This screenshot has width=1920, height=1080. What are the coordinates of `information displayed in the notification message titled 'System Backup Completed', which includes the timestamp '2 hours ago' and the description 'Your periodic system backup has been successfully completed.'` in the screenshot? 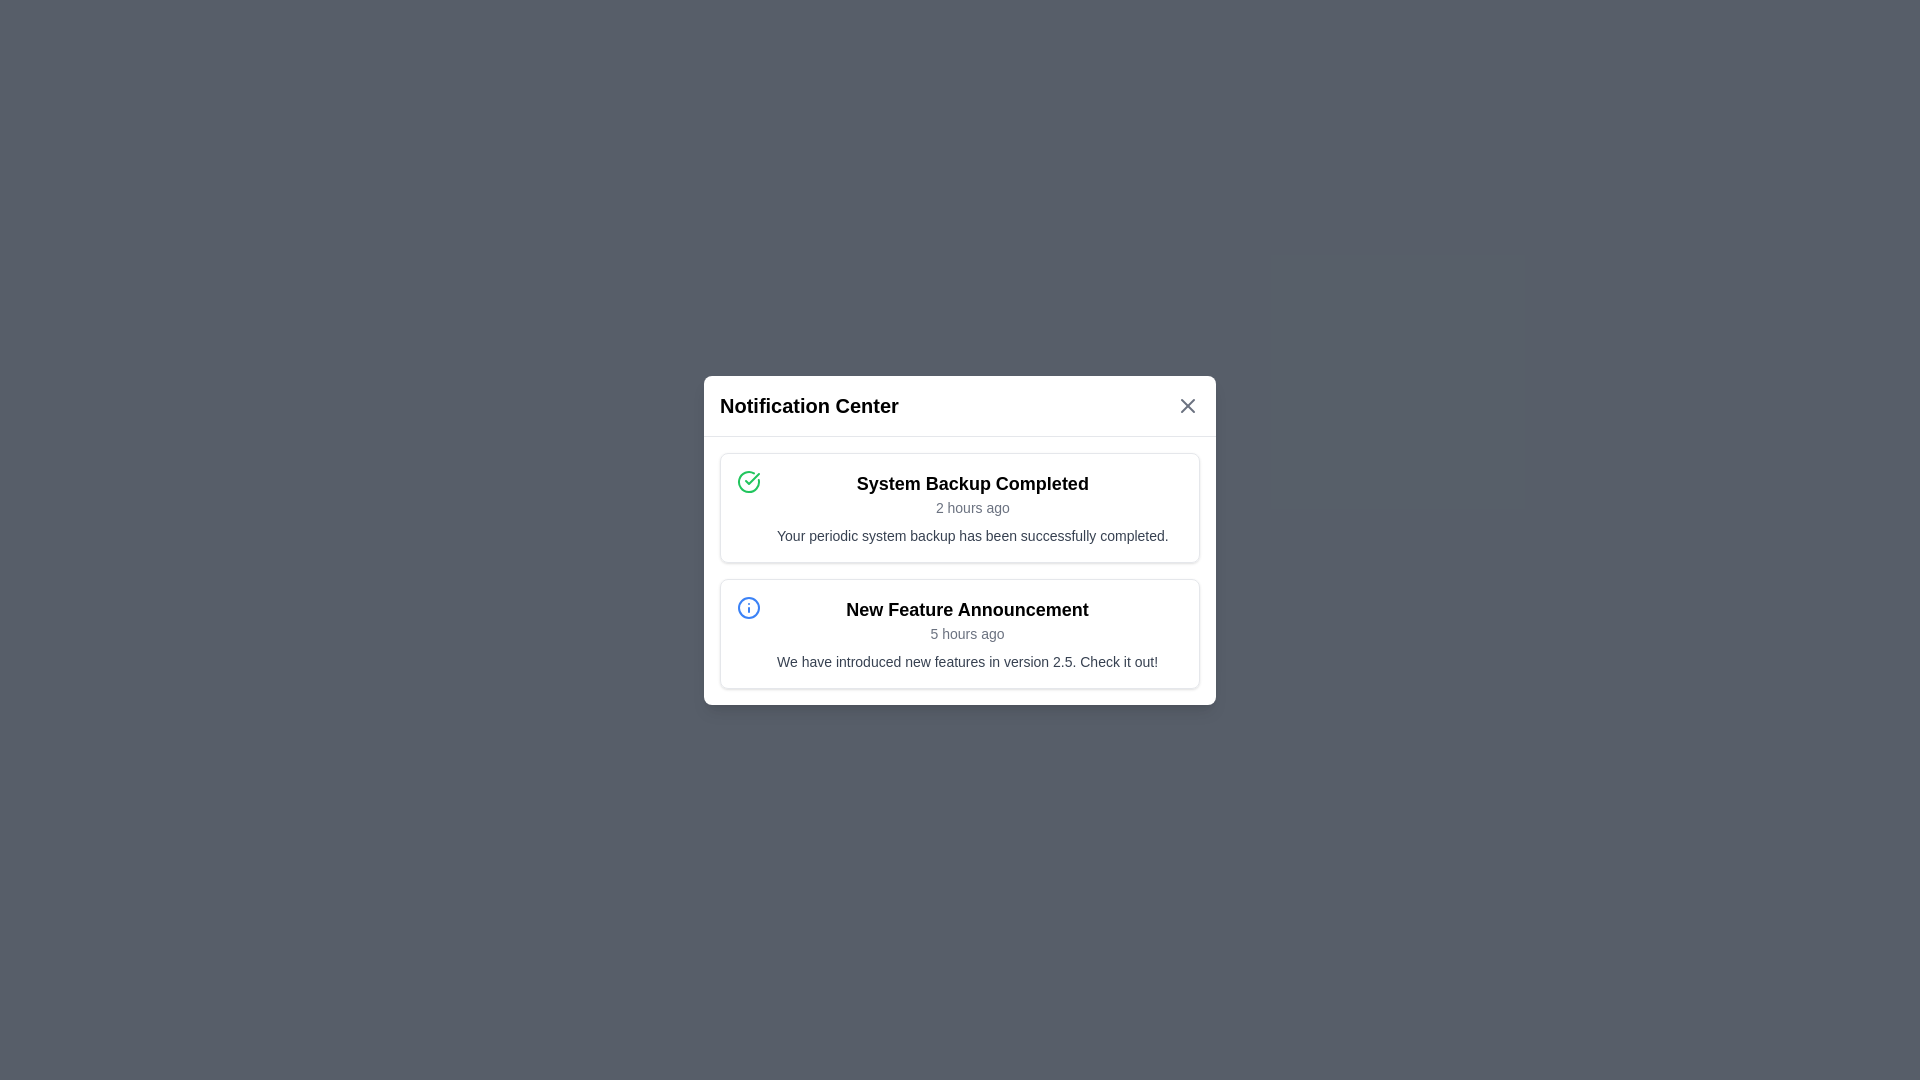 It's located at (972, 506).